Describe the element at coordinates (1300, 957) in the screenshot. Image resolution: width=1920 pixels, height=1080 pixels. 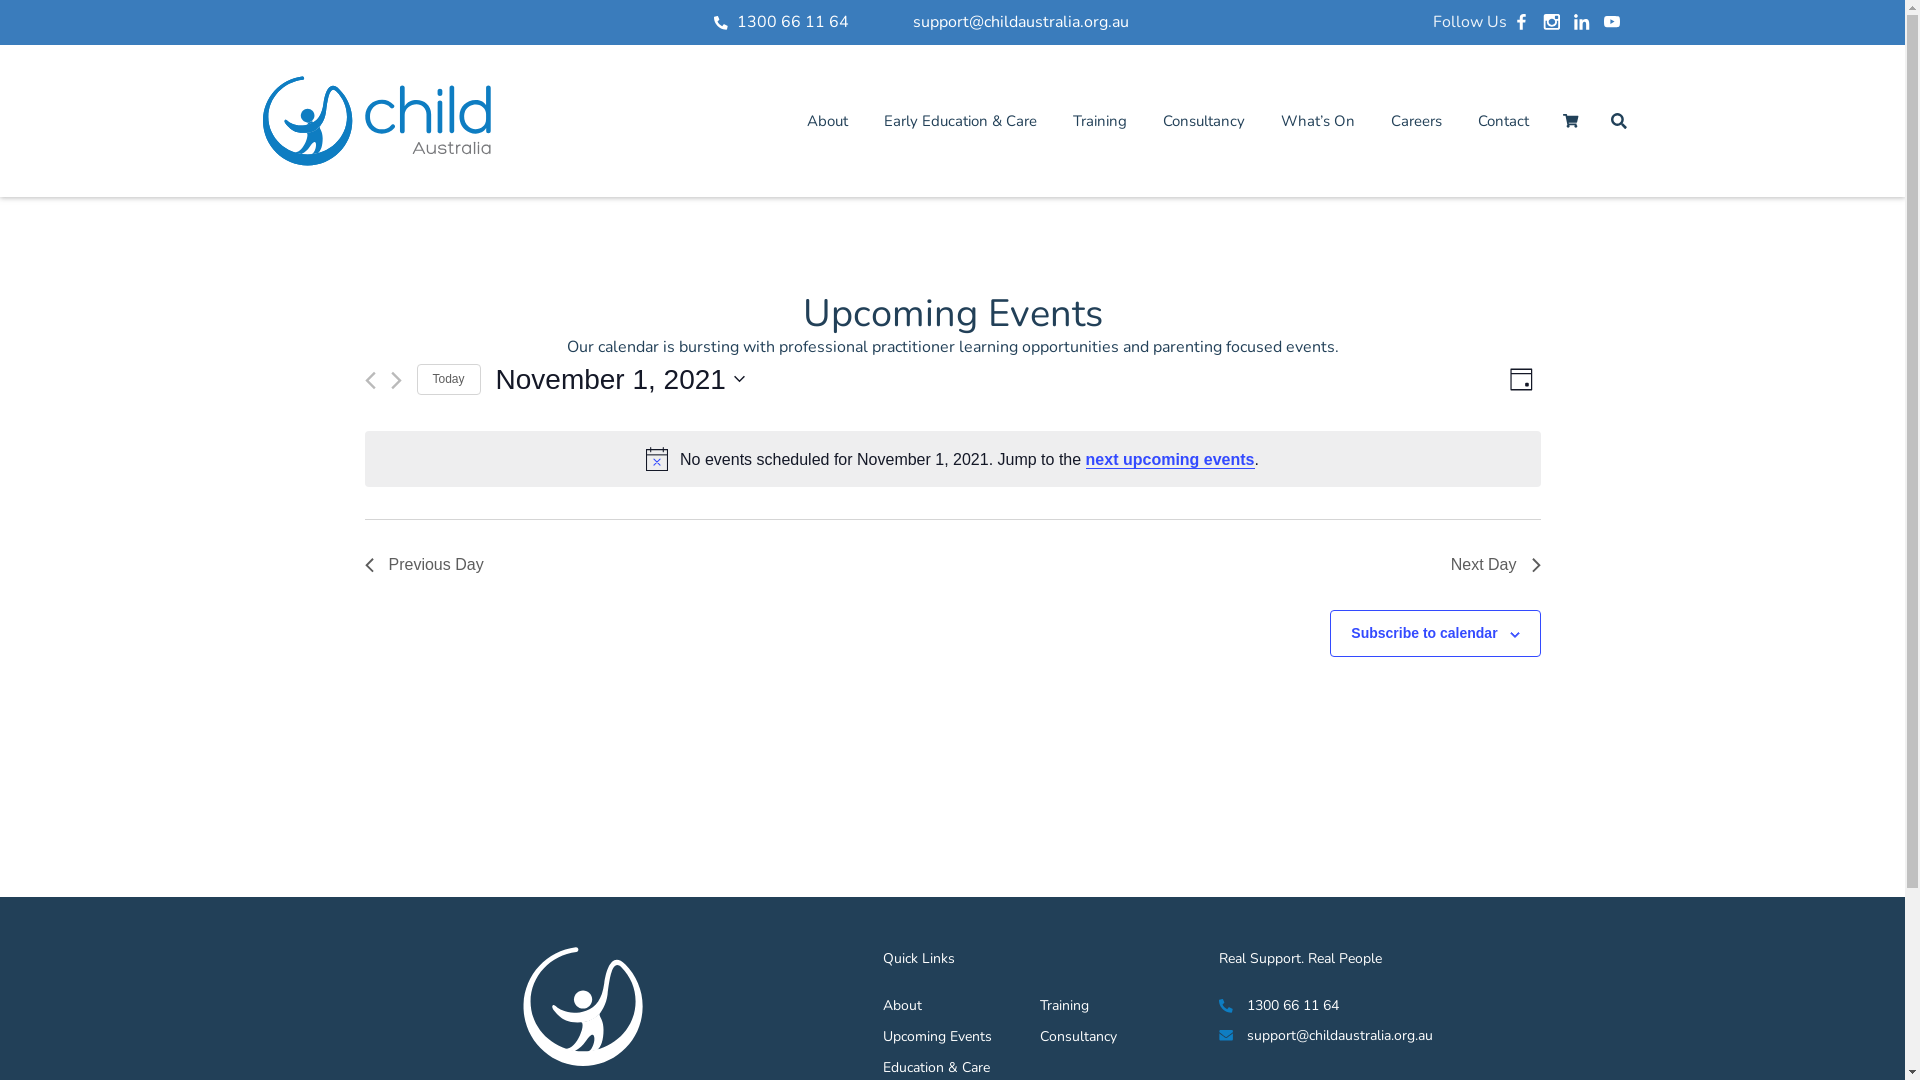
I see `'Real Support. Real People'` at that location.